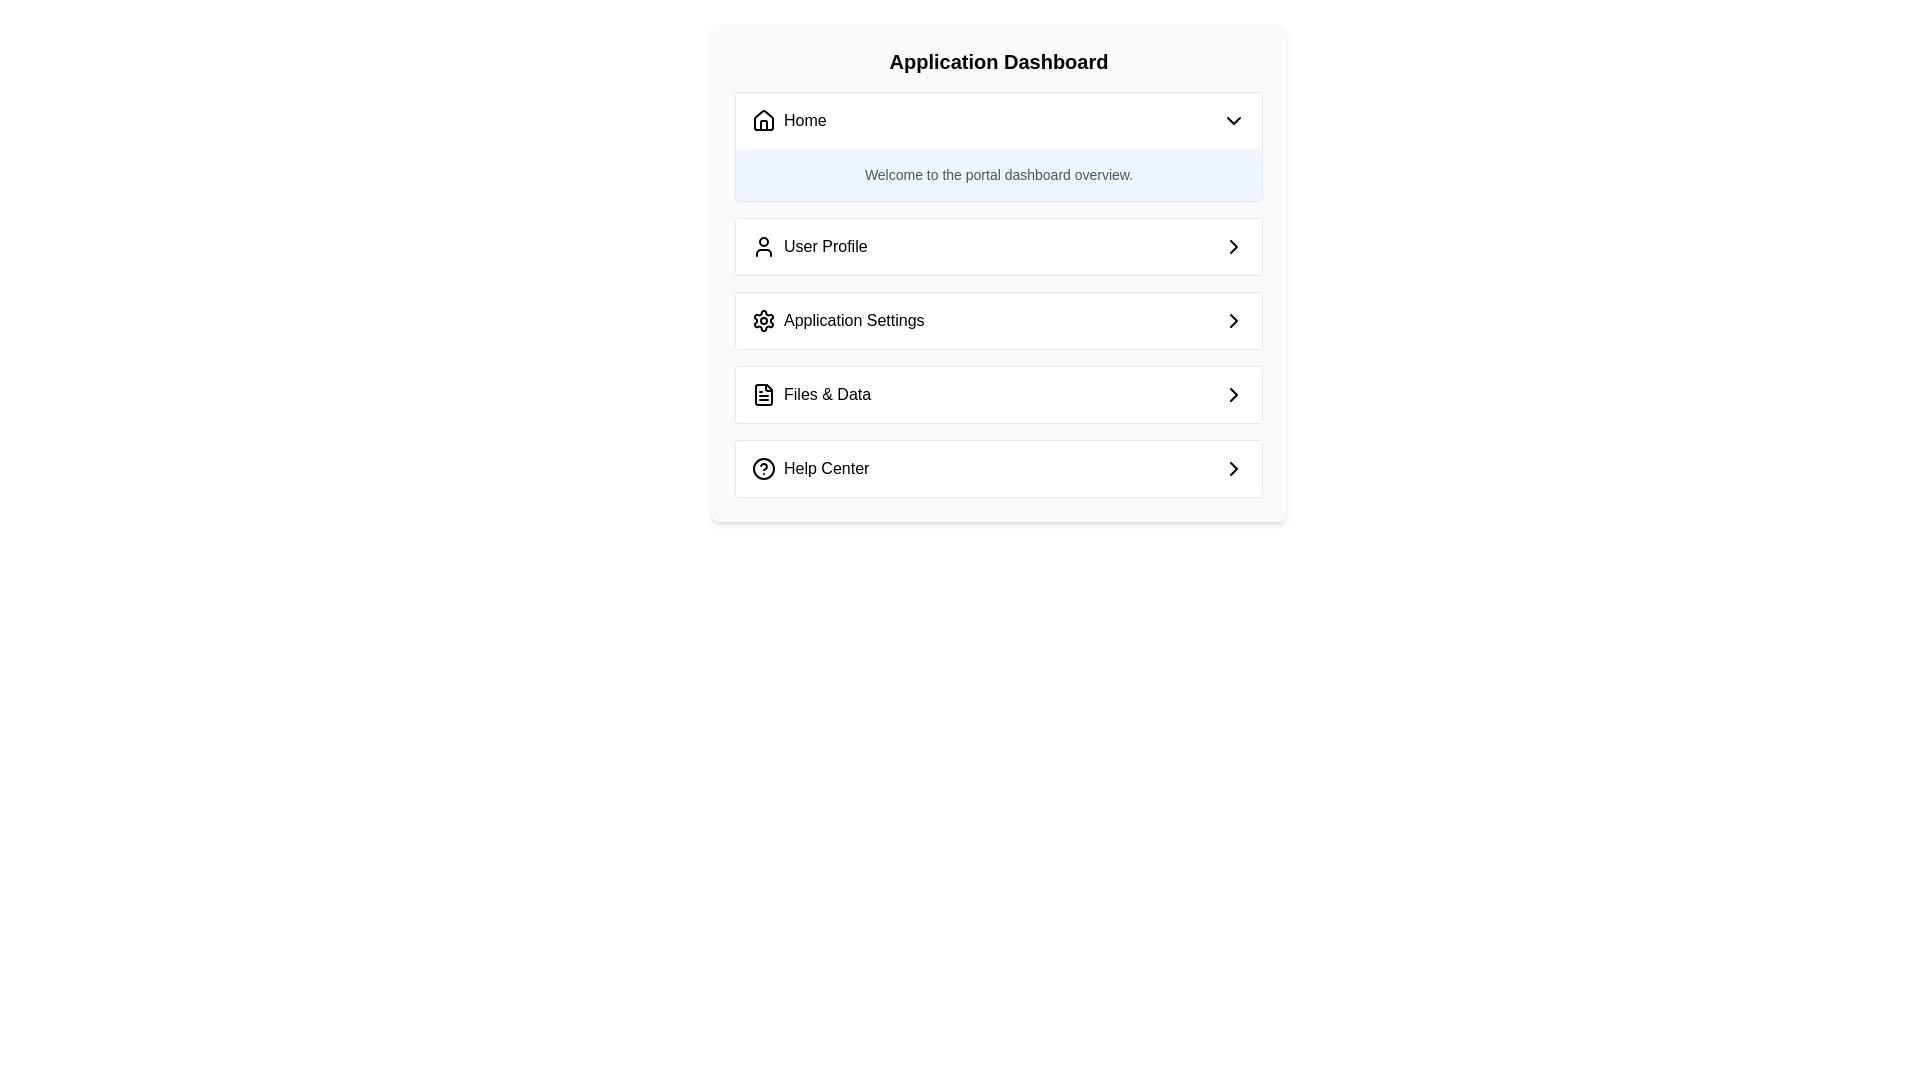 Image resolution: width=1920 pixels, height=1080 pixels. I want to click on the 'User Profile' button located in the navigation list below the 'Application Dashboard' title, so click(998, 245).